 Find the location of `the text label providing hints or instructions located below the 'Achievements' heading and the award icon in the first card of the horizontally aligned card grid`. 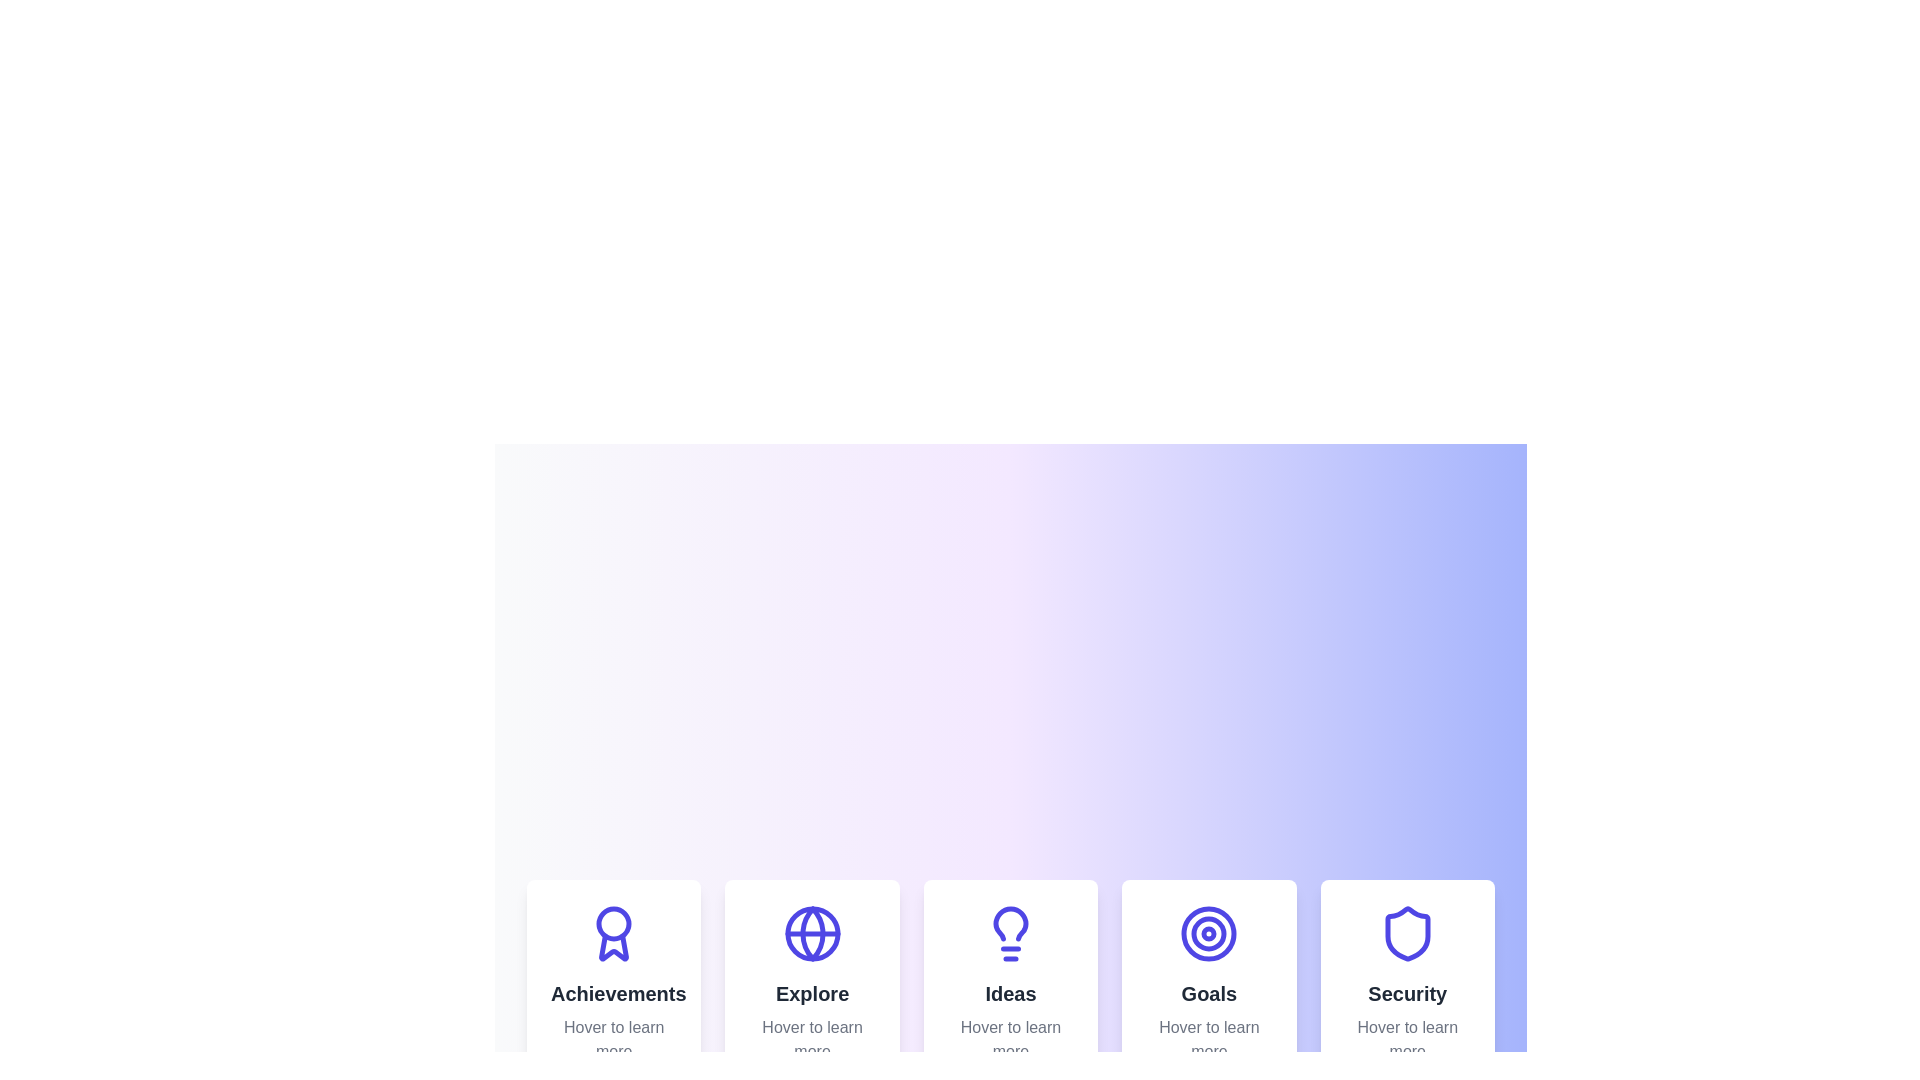

the text label providing hints or instructions located below the 'Achievements' heading and the award icon in the first card of the horizontally aligned card grid is located at coordinates (613, 1039).